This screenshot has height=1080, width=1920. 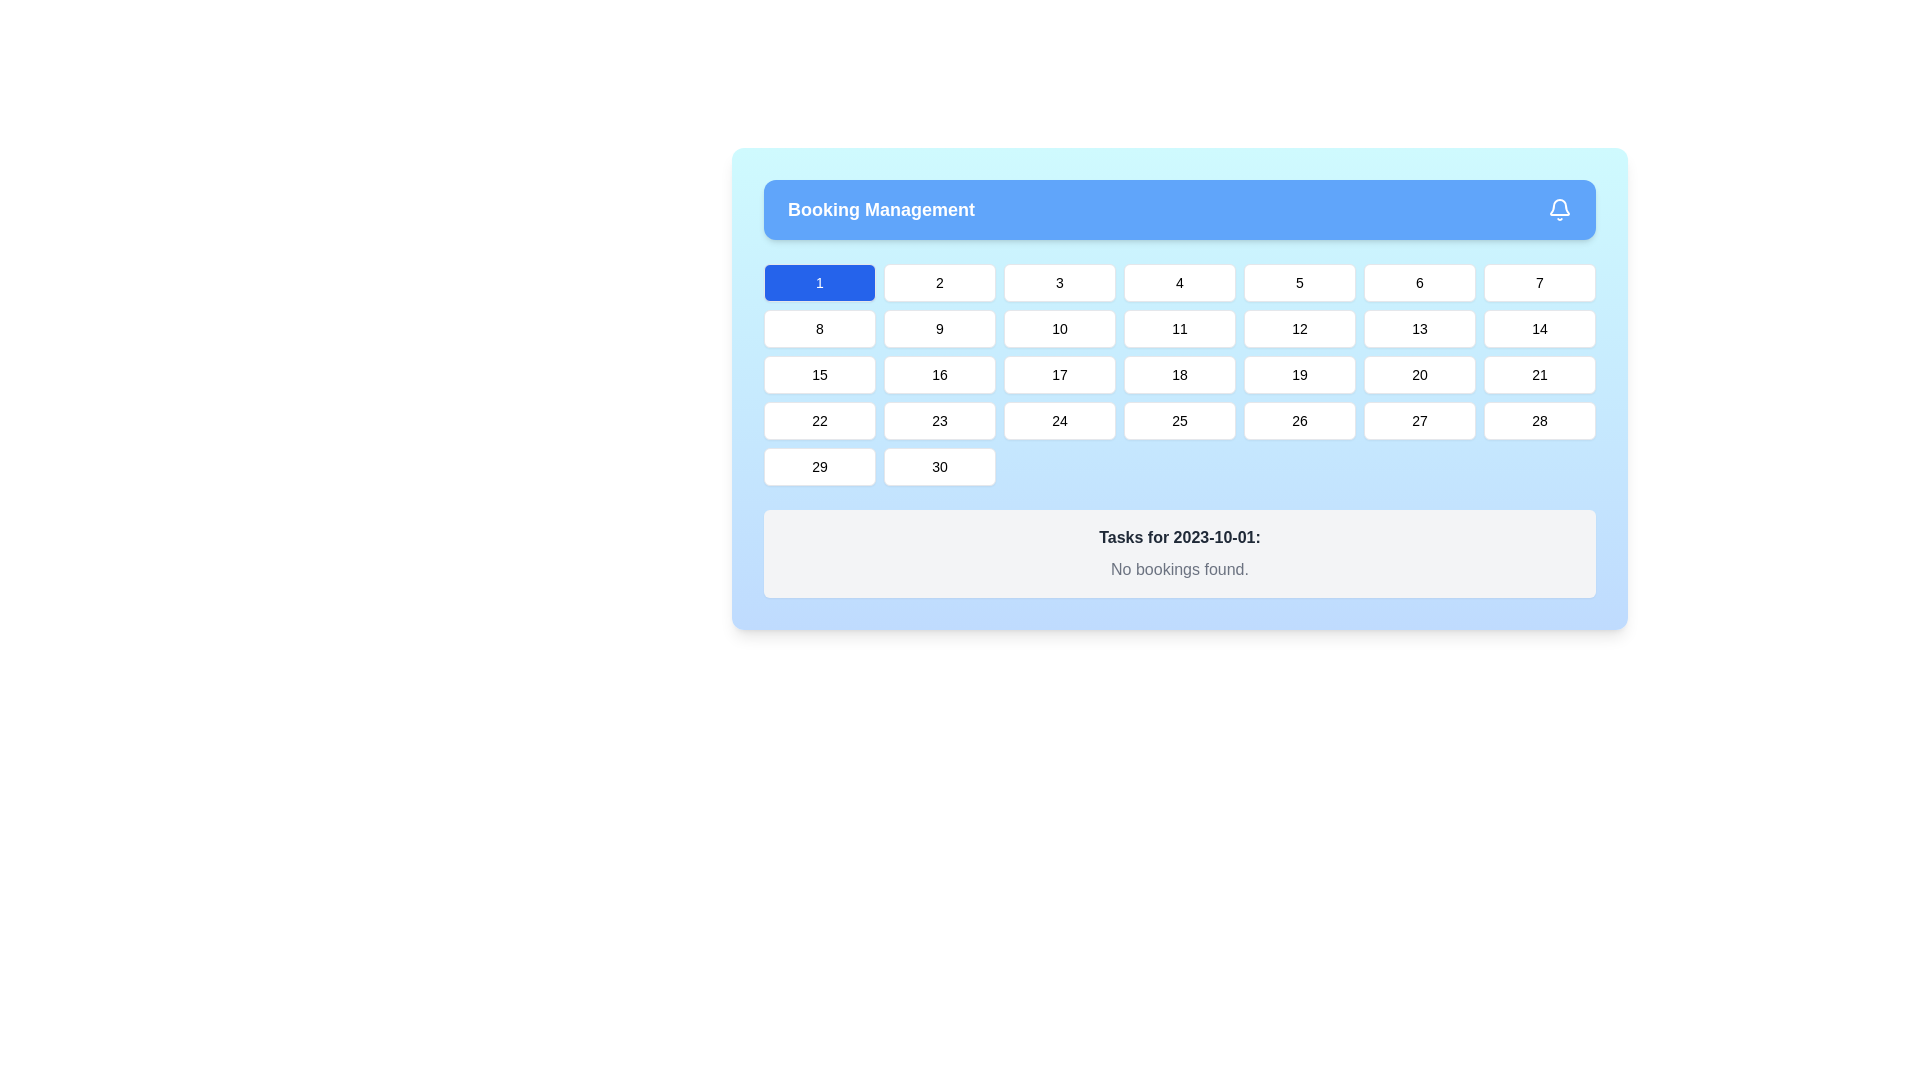 I want to click on the date button for selecting the ninth day in the calendar interface located in the second row, second column under 'Booking Management', so click(x=939, y=327).